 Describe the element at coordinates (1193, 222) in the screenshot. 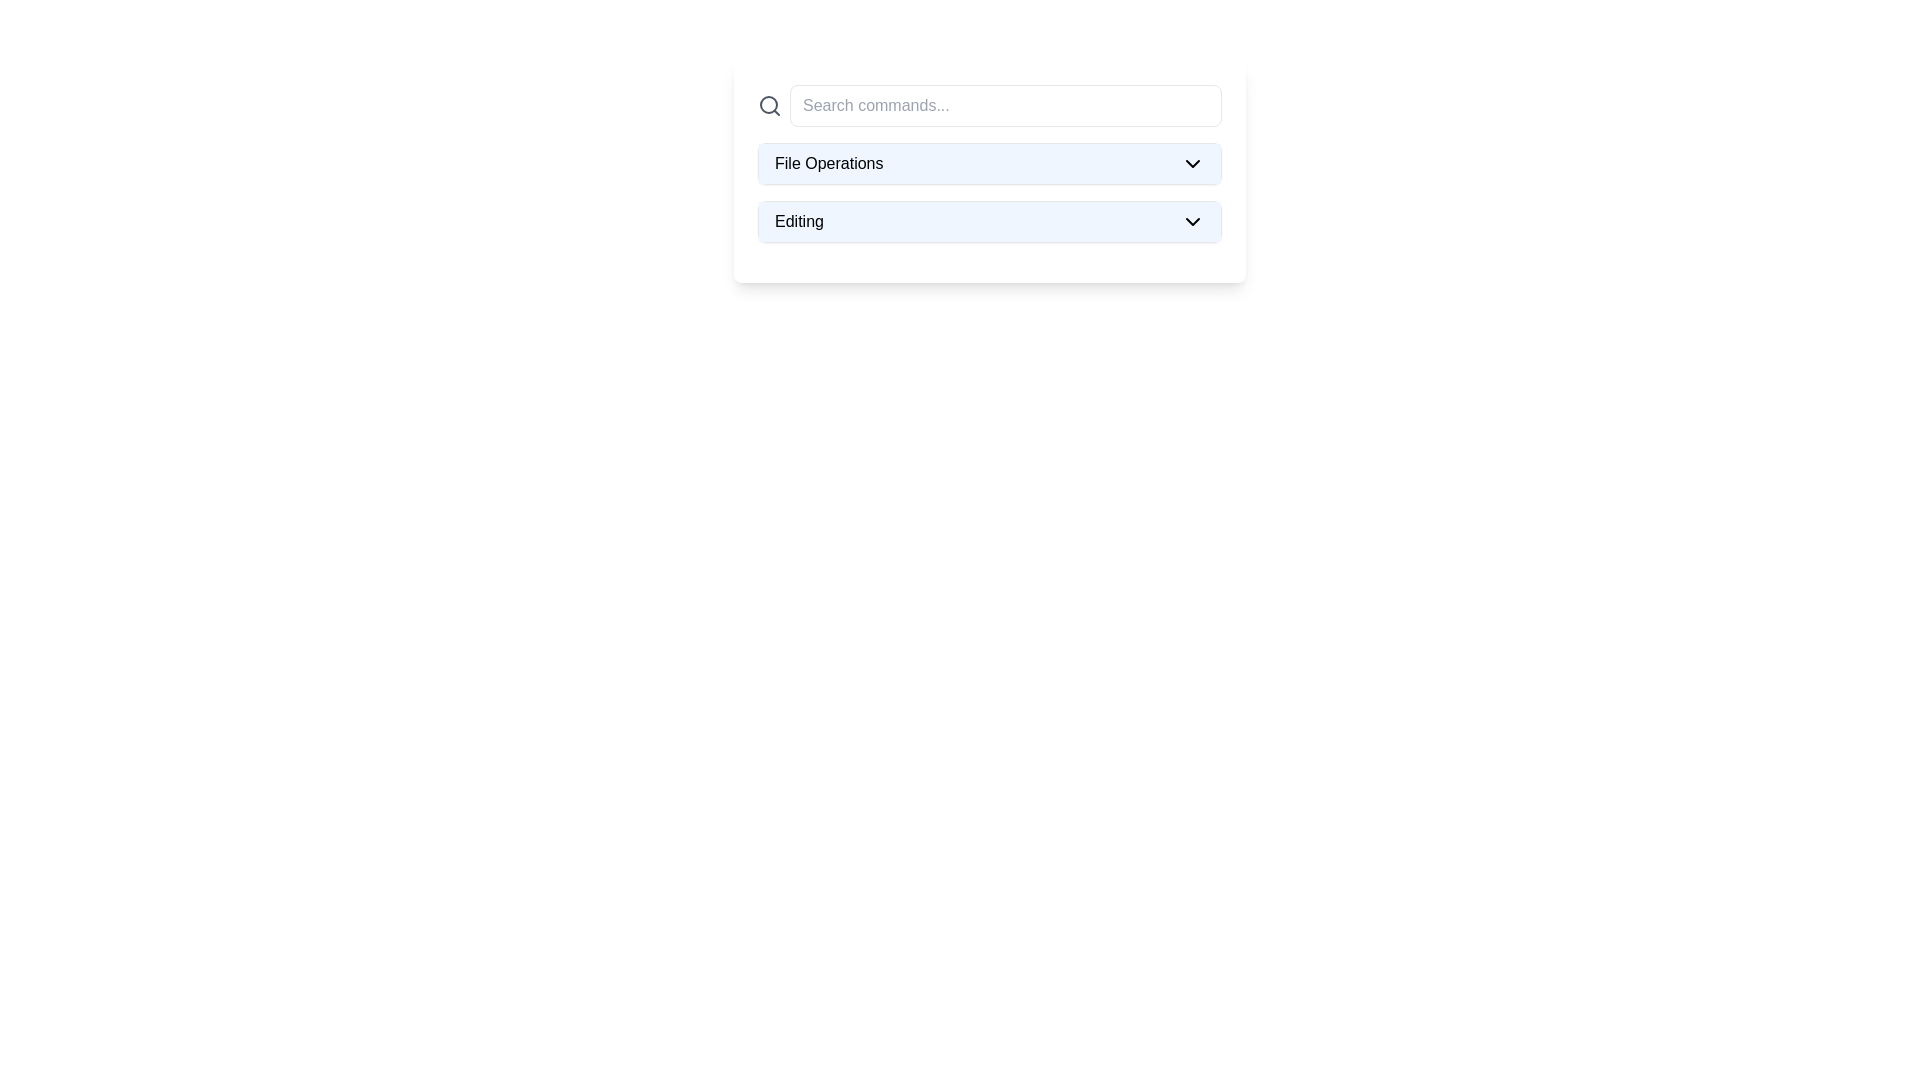

I see `the chevron icon used for dropdown functionality located at the far-right side of the 'Editing' bar` at that location.